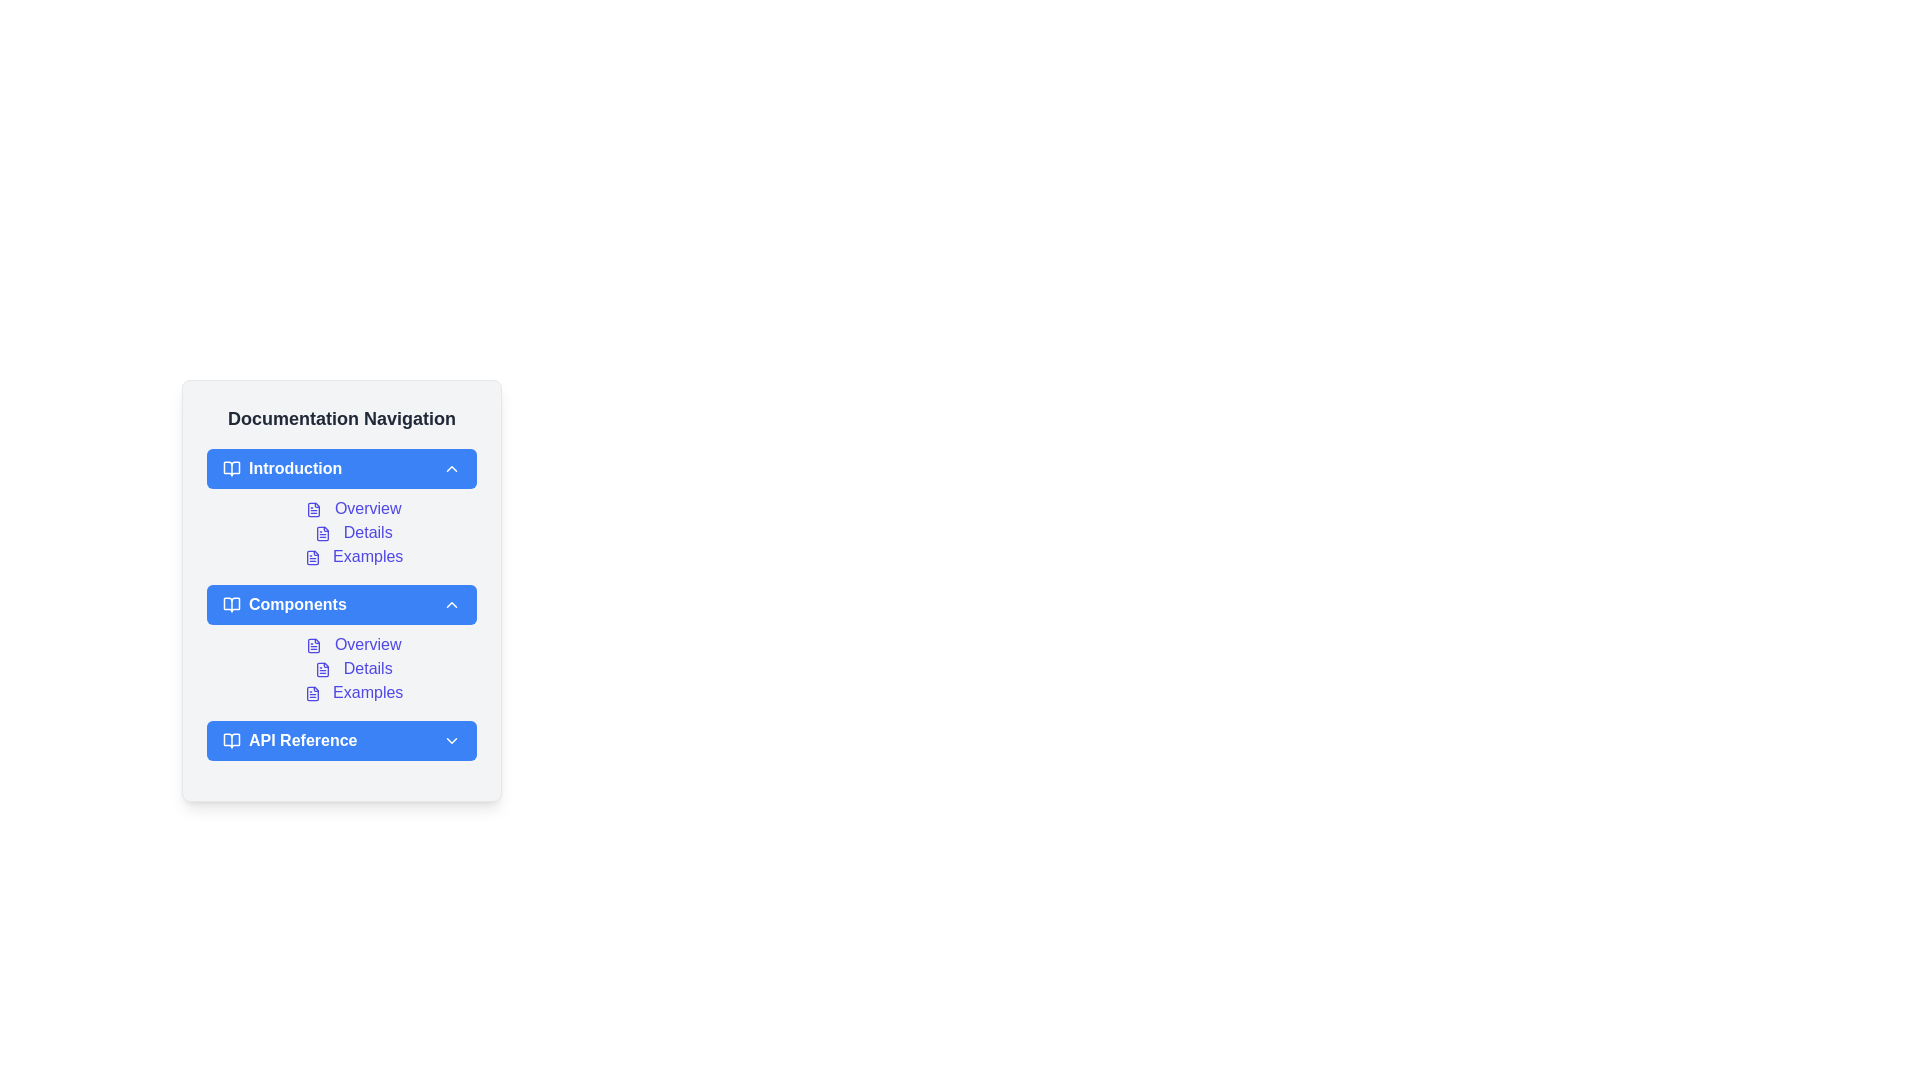 The image size is (1920, 1080). I want to click on the 'Details' hyperlink, which is the second item under the 'Introduction' section, so click(354, 531).